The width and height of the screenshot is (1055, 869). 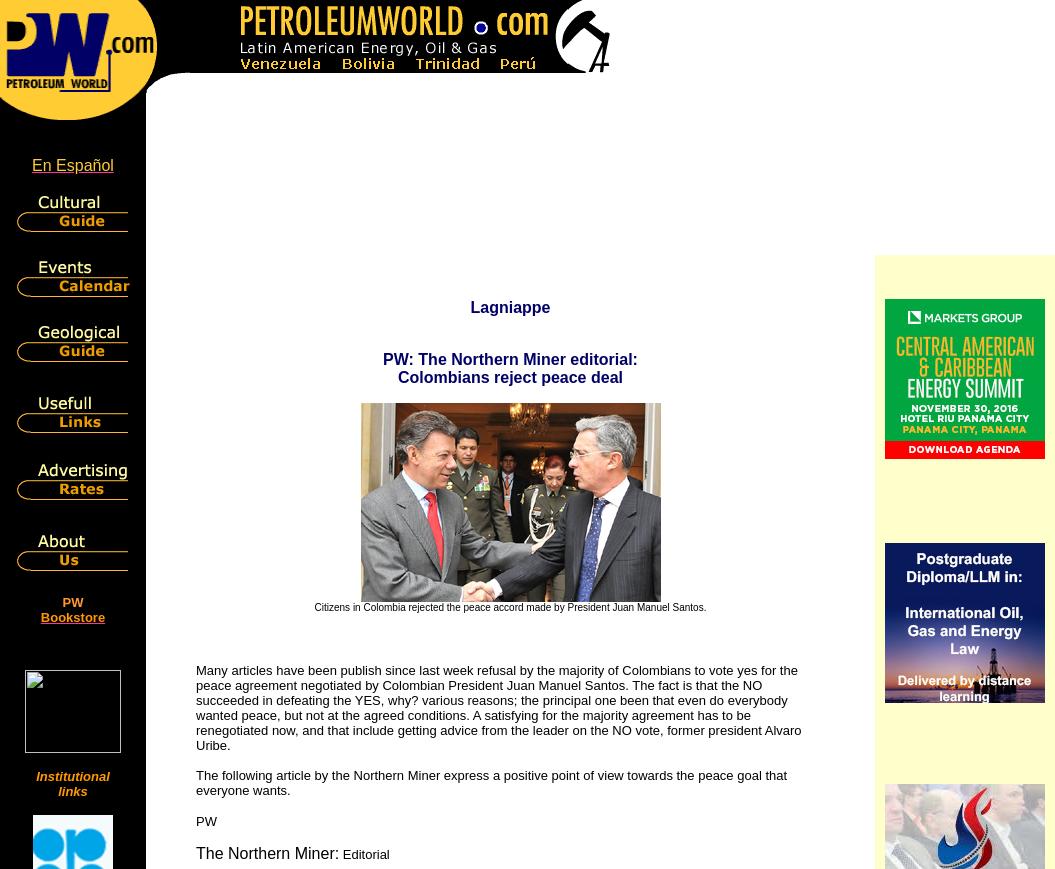 I want to click on 'The Northern Miner:', so click(x=267, y=853).